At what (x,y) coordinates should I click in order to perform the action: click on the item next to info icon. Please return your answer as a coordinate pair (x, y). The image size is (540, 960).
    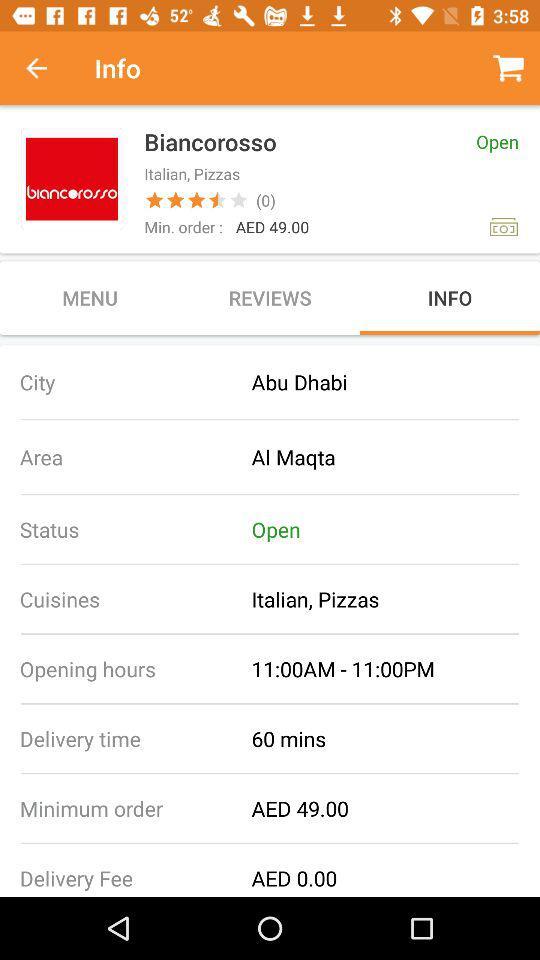
    Looking at the image, I should click on (47, 68).